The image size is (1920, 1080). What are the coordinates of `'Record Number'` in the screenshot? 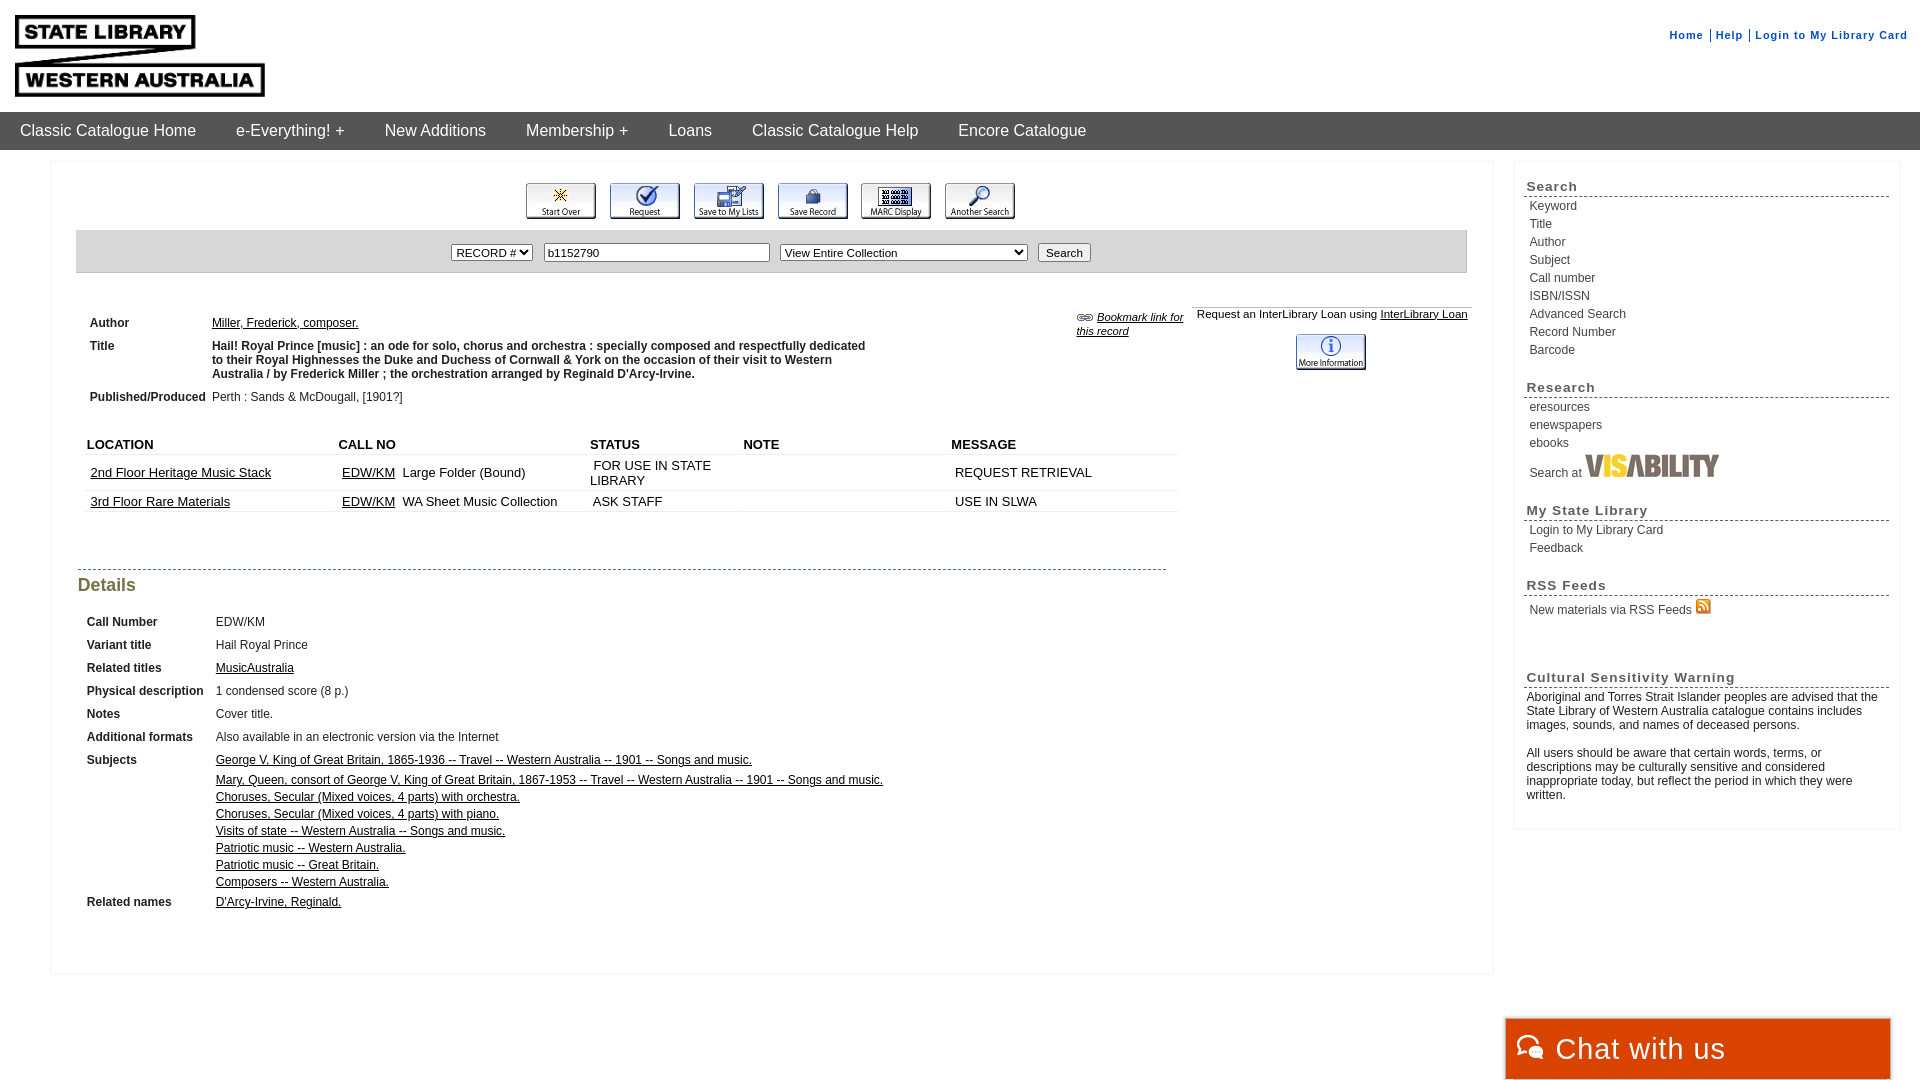 It's located at (1528, 330).